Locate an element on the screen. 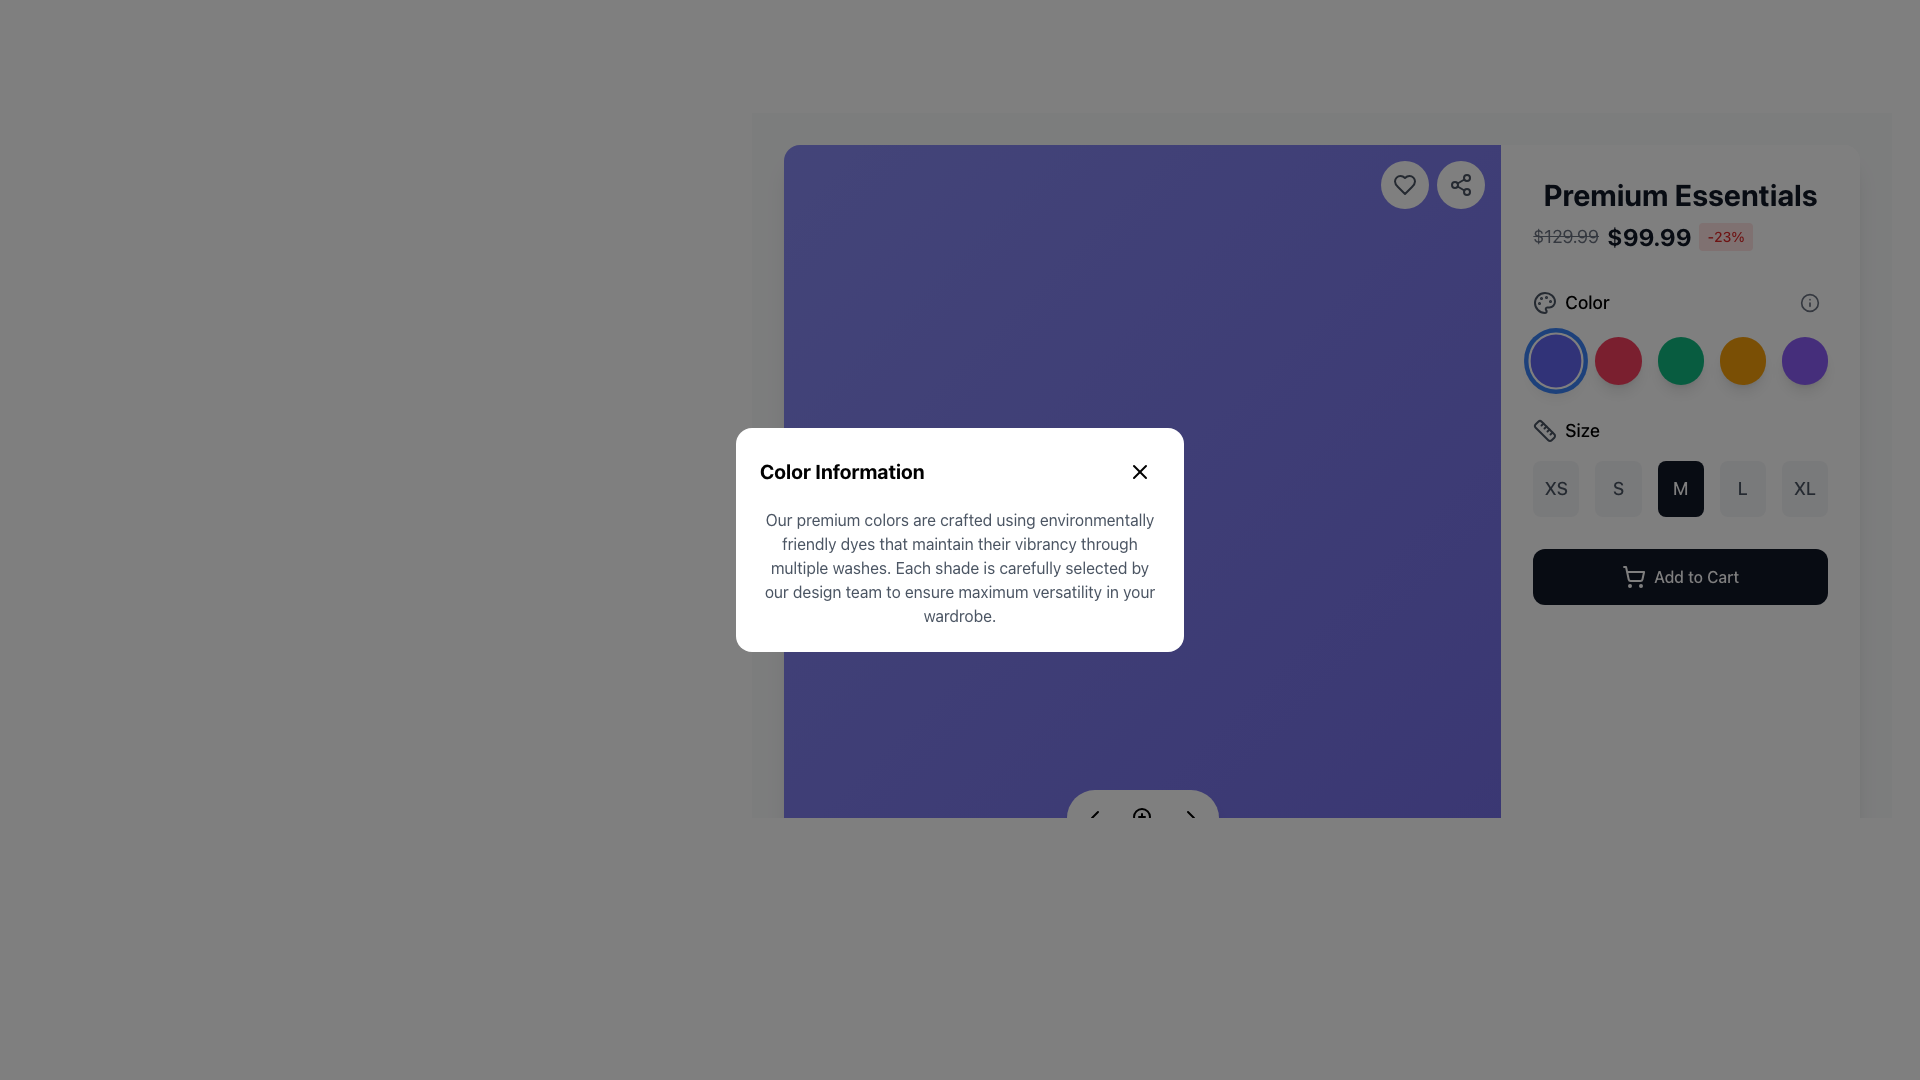  the button located at the bottom of the product details card is located at coordinates (1680, 577).